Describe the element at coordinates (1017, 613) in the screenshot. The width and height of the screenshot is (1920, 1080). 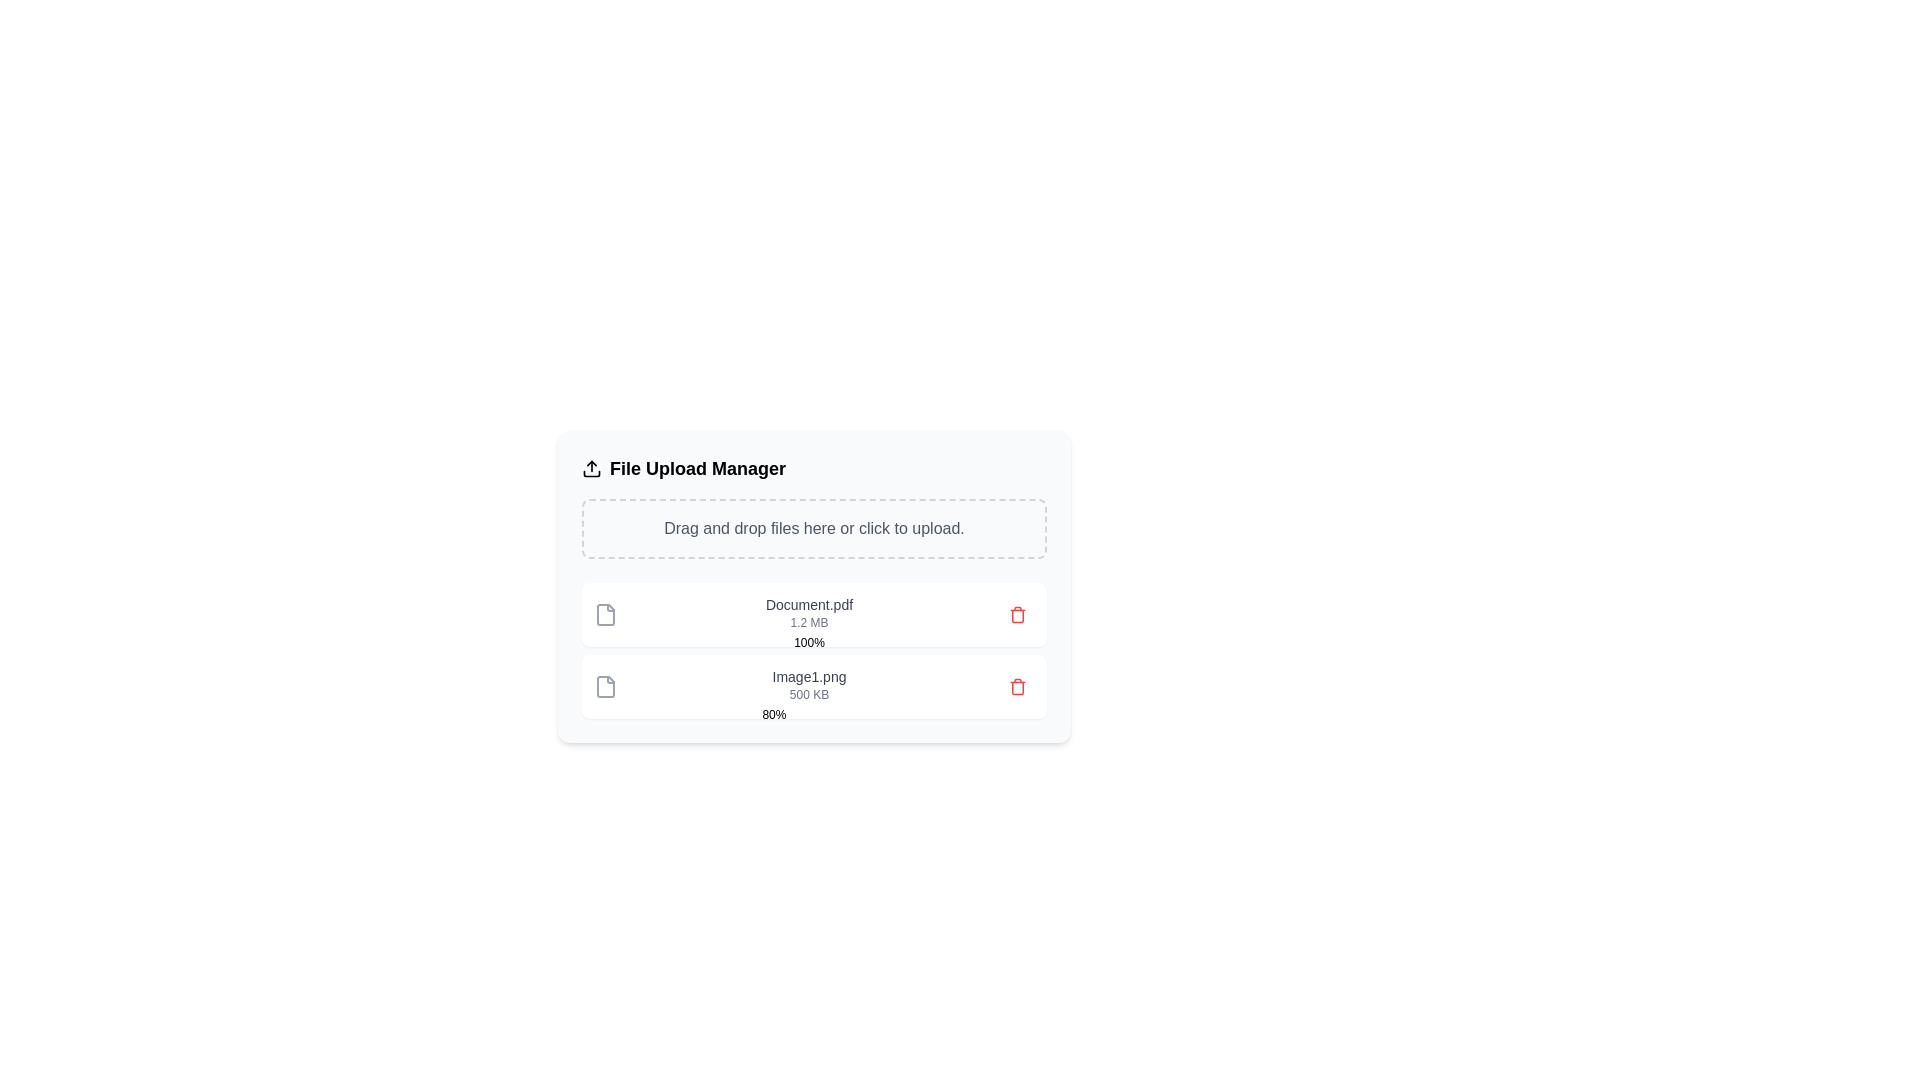
I see `the delete button (trash icon) located in the right region of the row containing information about 'Document.pdf'` at that location.